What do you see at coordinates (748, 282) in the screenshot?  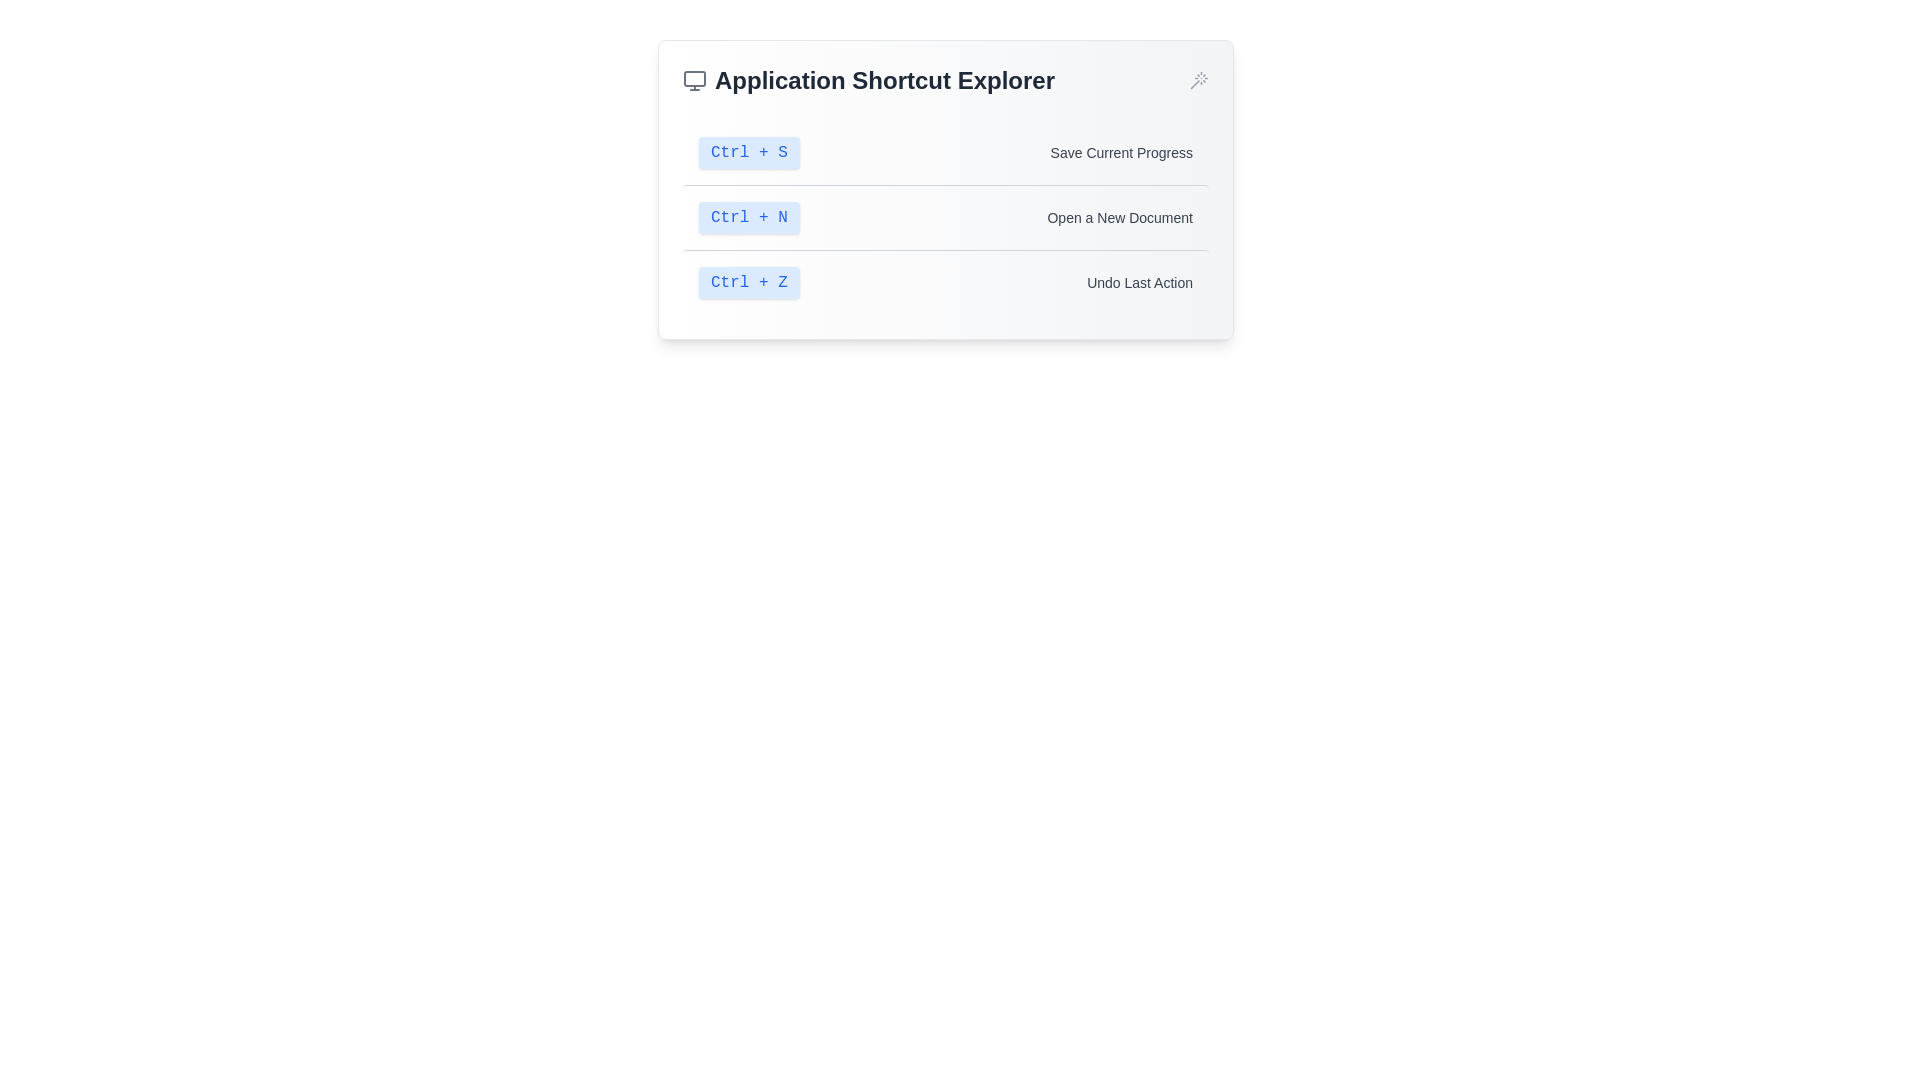 I see `text displayed on the button-like visual component styled with a blue background and rounded corners that contains the text 'Ctrl + Z', located in the third row of the 'Application Shortcut Explorer' panel, adjacent to the label 'Undo Last Action'` at bounding box center [748, 282].